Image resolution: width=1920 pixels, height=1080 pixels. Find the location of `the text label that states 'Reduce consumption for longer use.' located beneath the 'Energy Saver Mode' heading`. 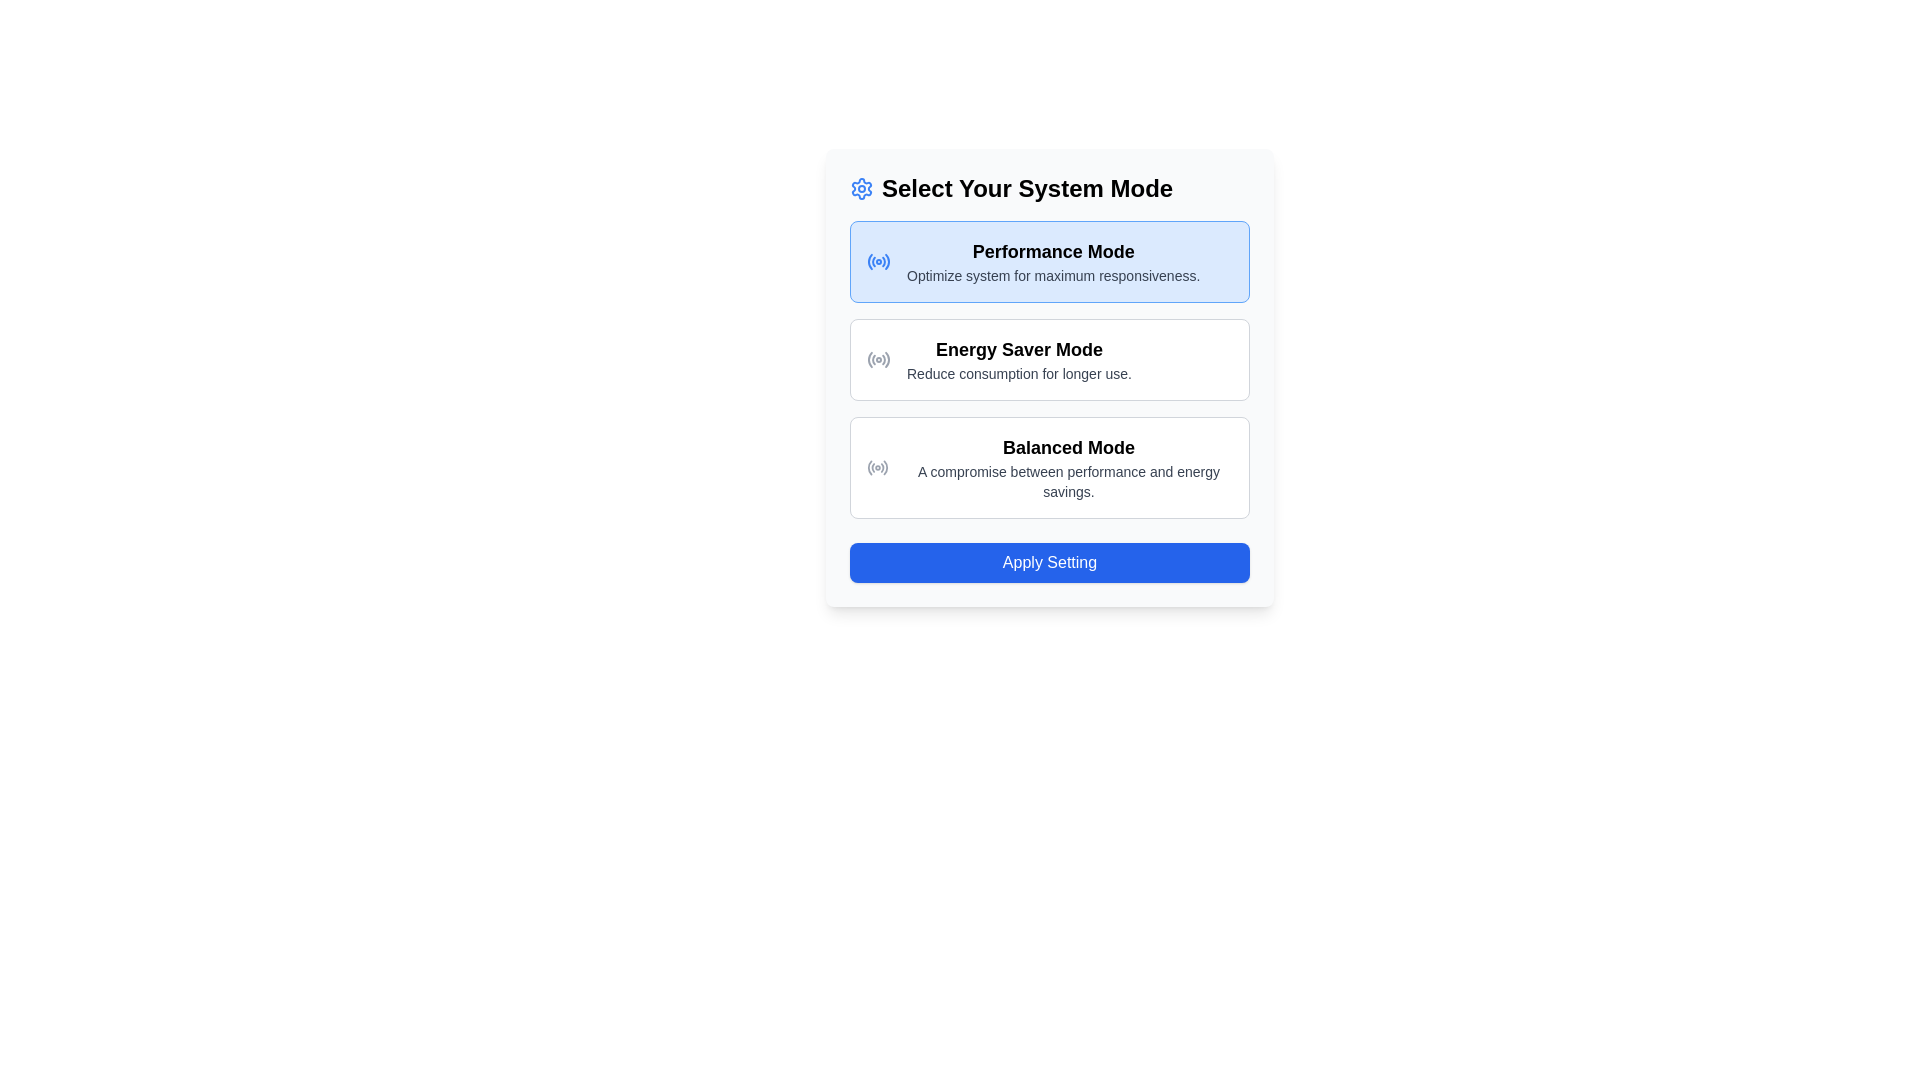

the text label that states 'Reduce consumption for longer use.' located beneath the 'Energy Saver Mode' heading is located at coordinates (1019, 374).